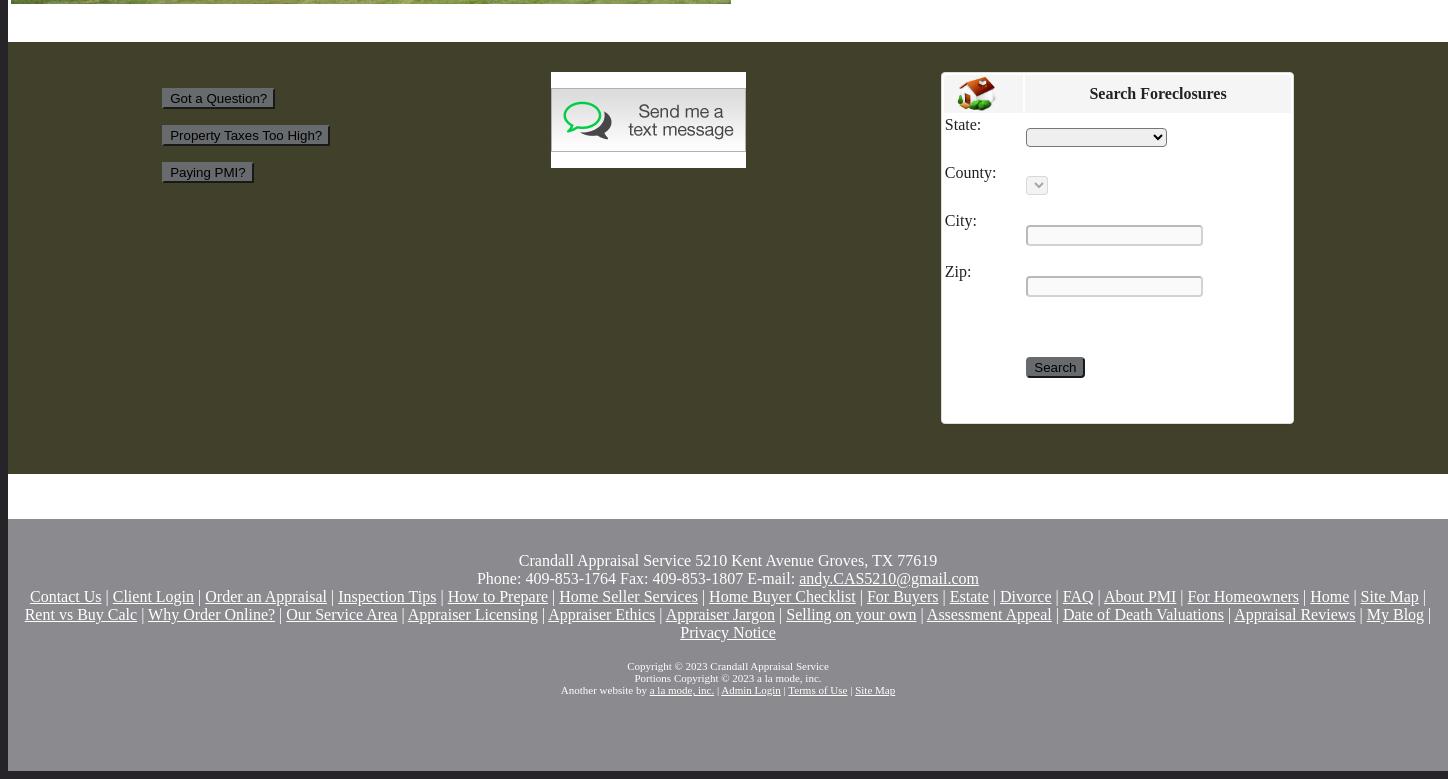  Describe the element at coordinates (1089, 91) in the screenshot. I see `'Search Foreclosures'` at that location.